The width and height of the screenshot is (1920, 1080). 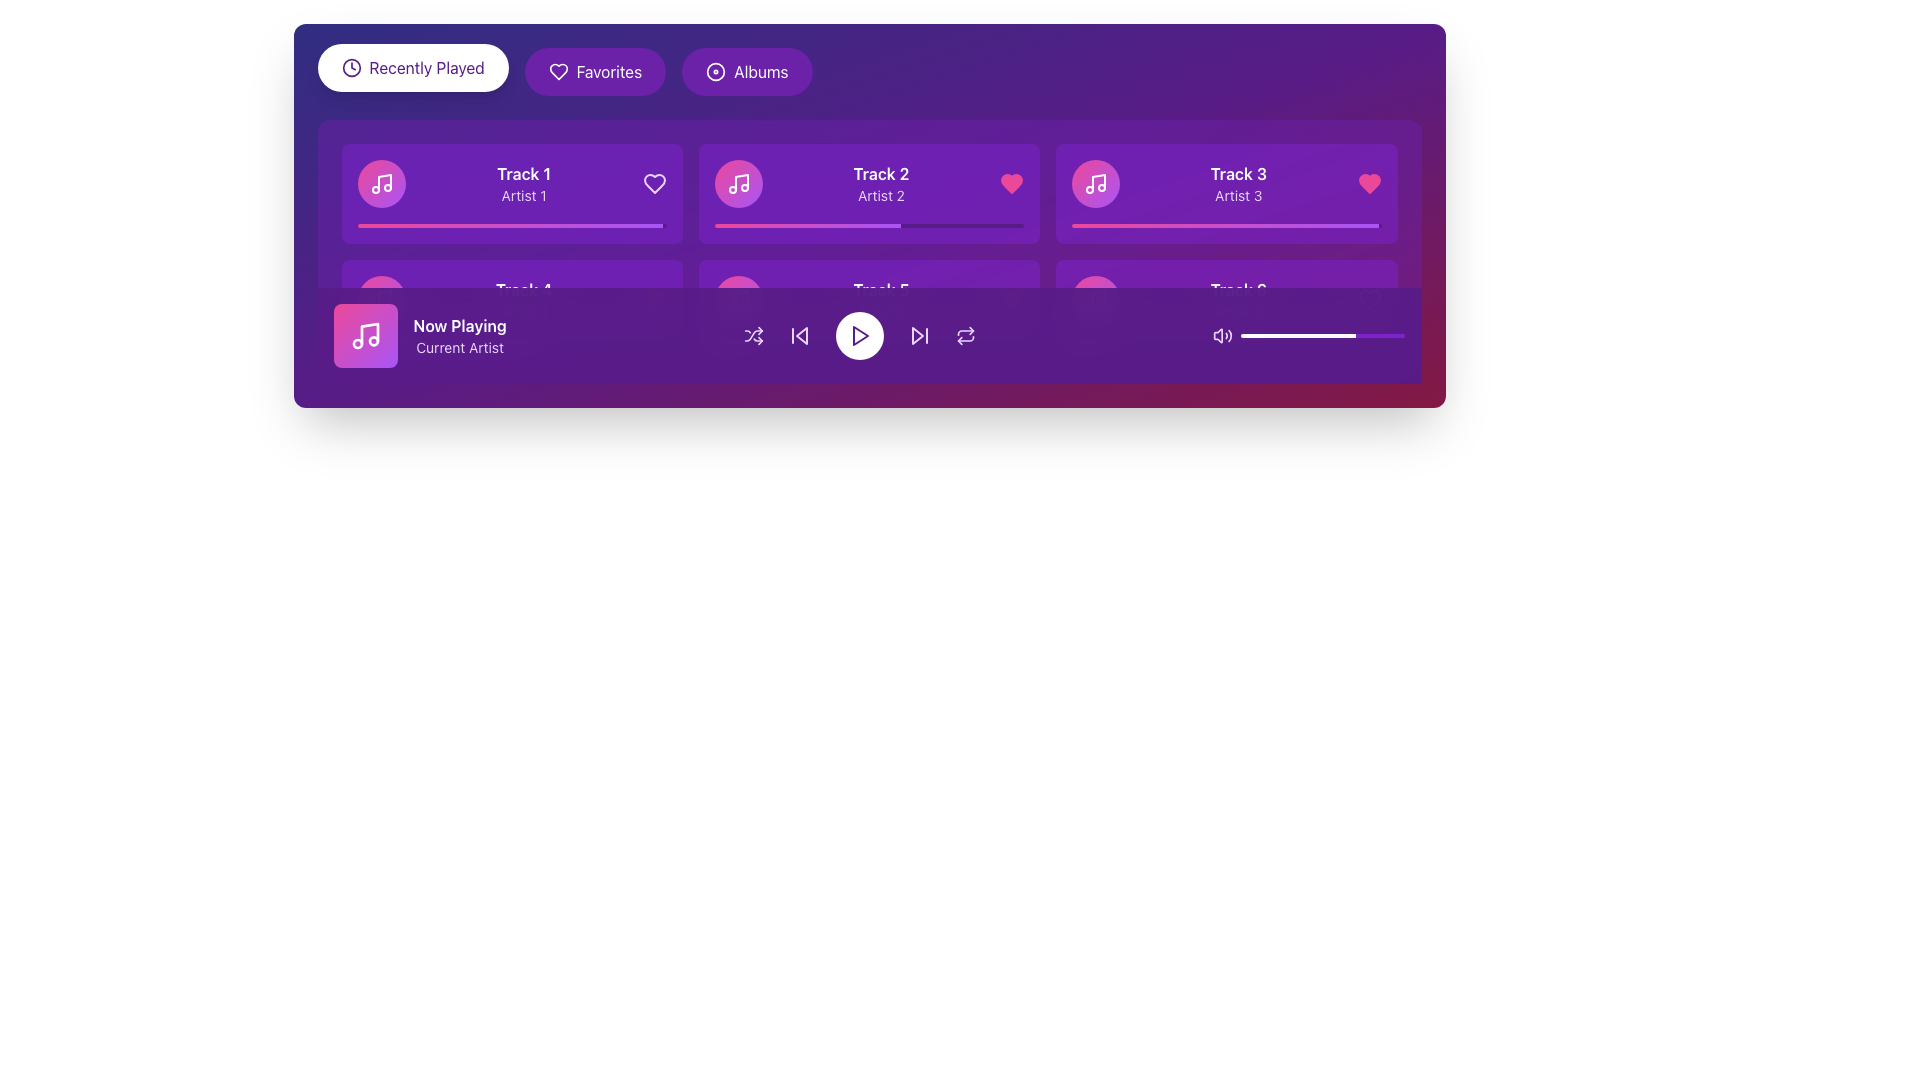 What do you see at coordinates (558, 71) in the screenshot?
I see `the 'Favorites' button containing the heart icon` at bounding box center [558, 71].